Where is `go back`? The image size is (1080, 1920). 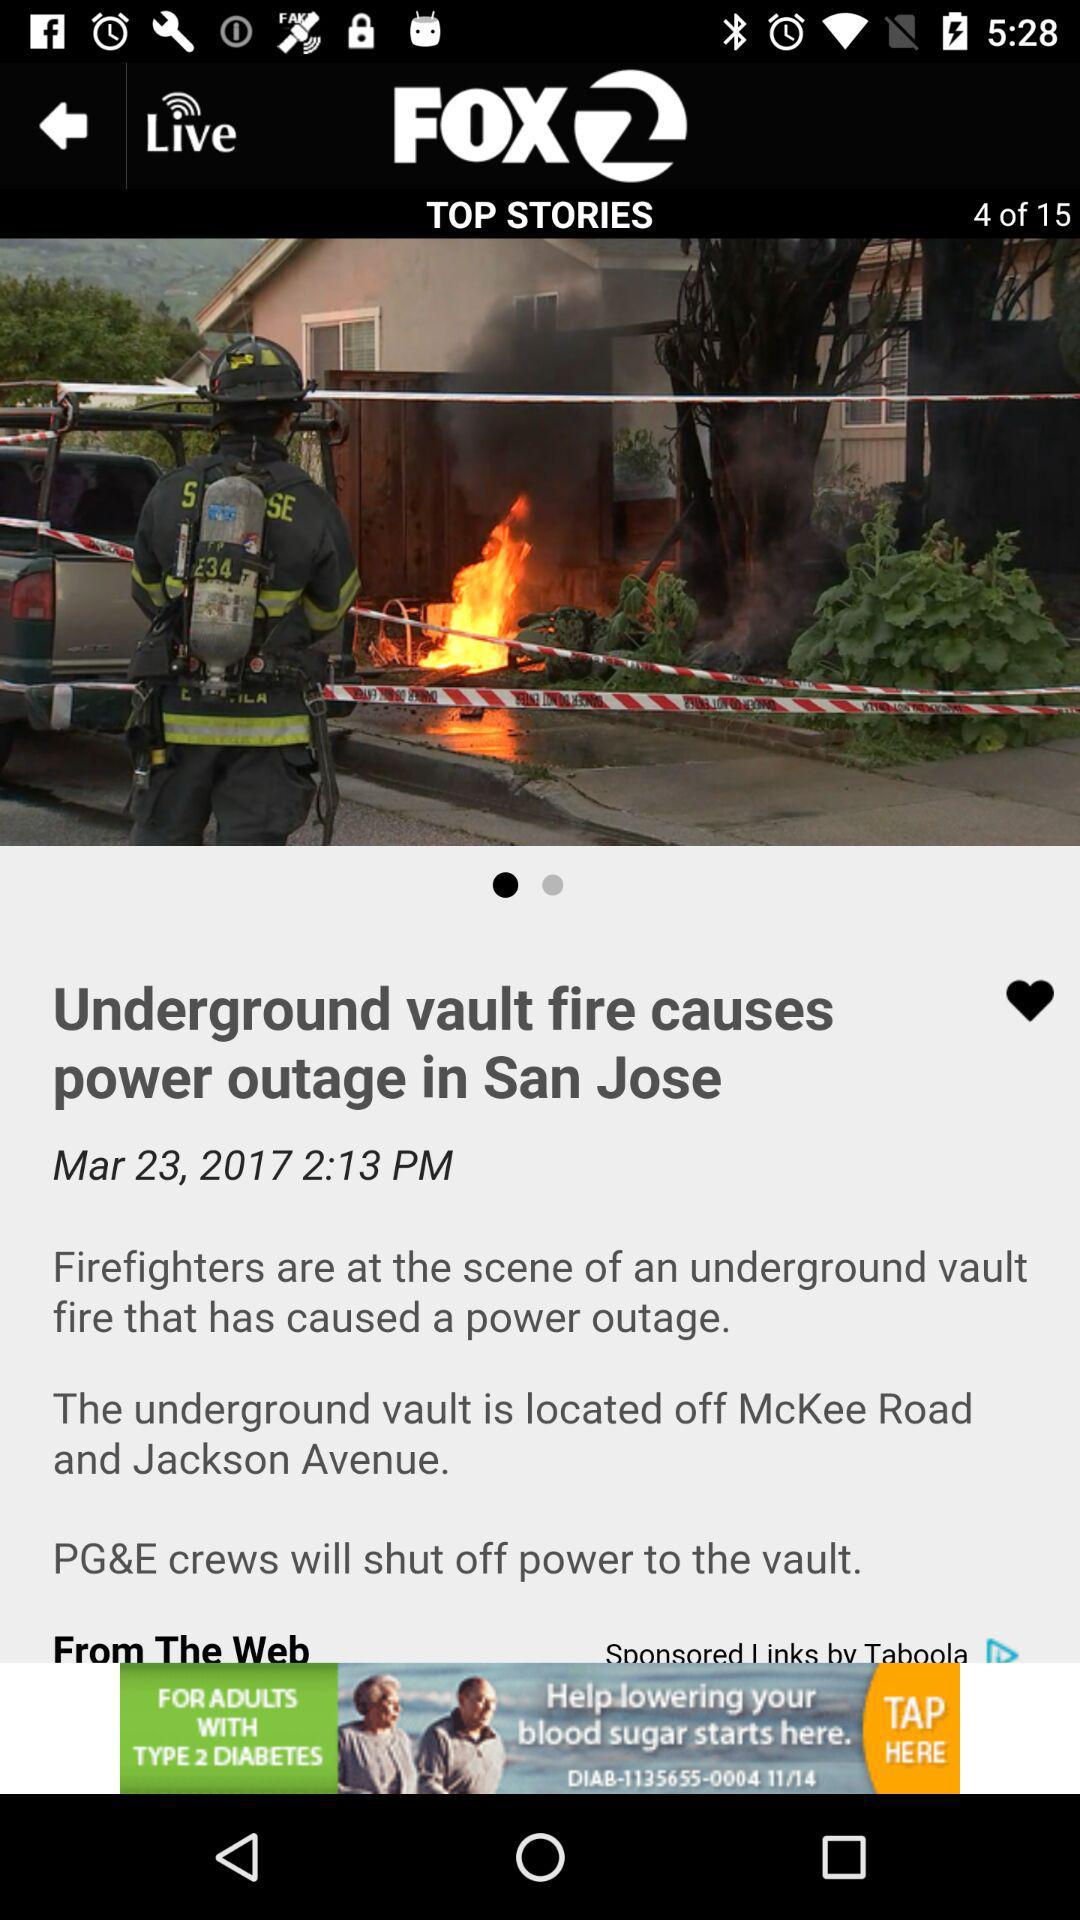
go back is located at coordinates (61, 124).